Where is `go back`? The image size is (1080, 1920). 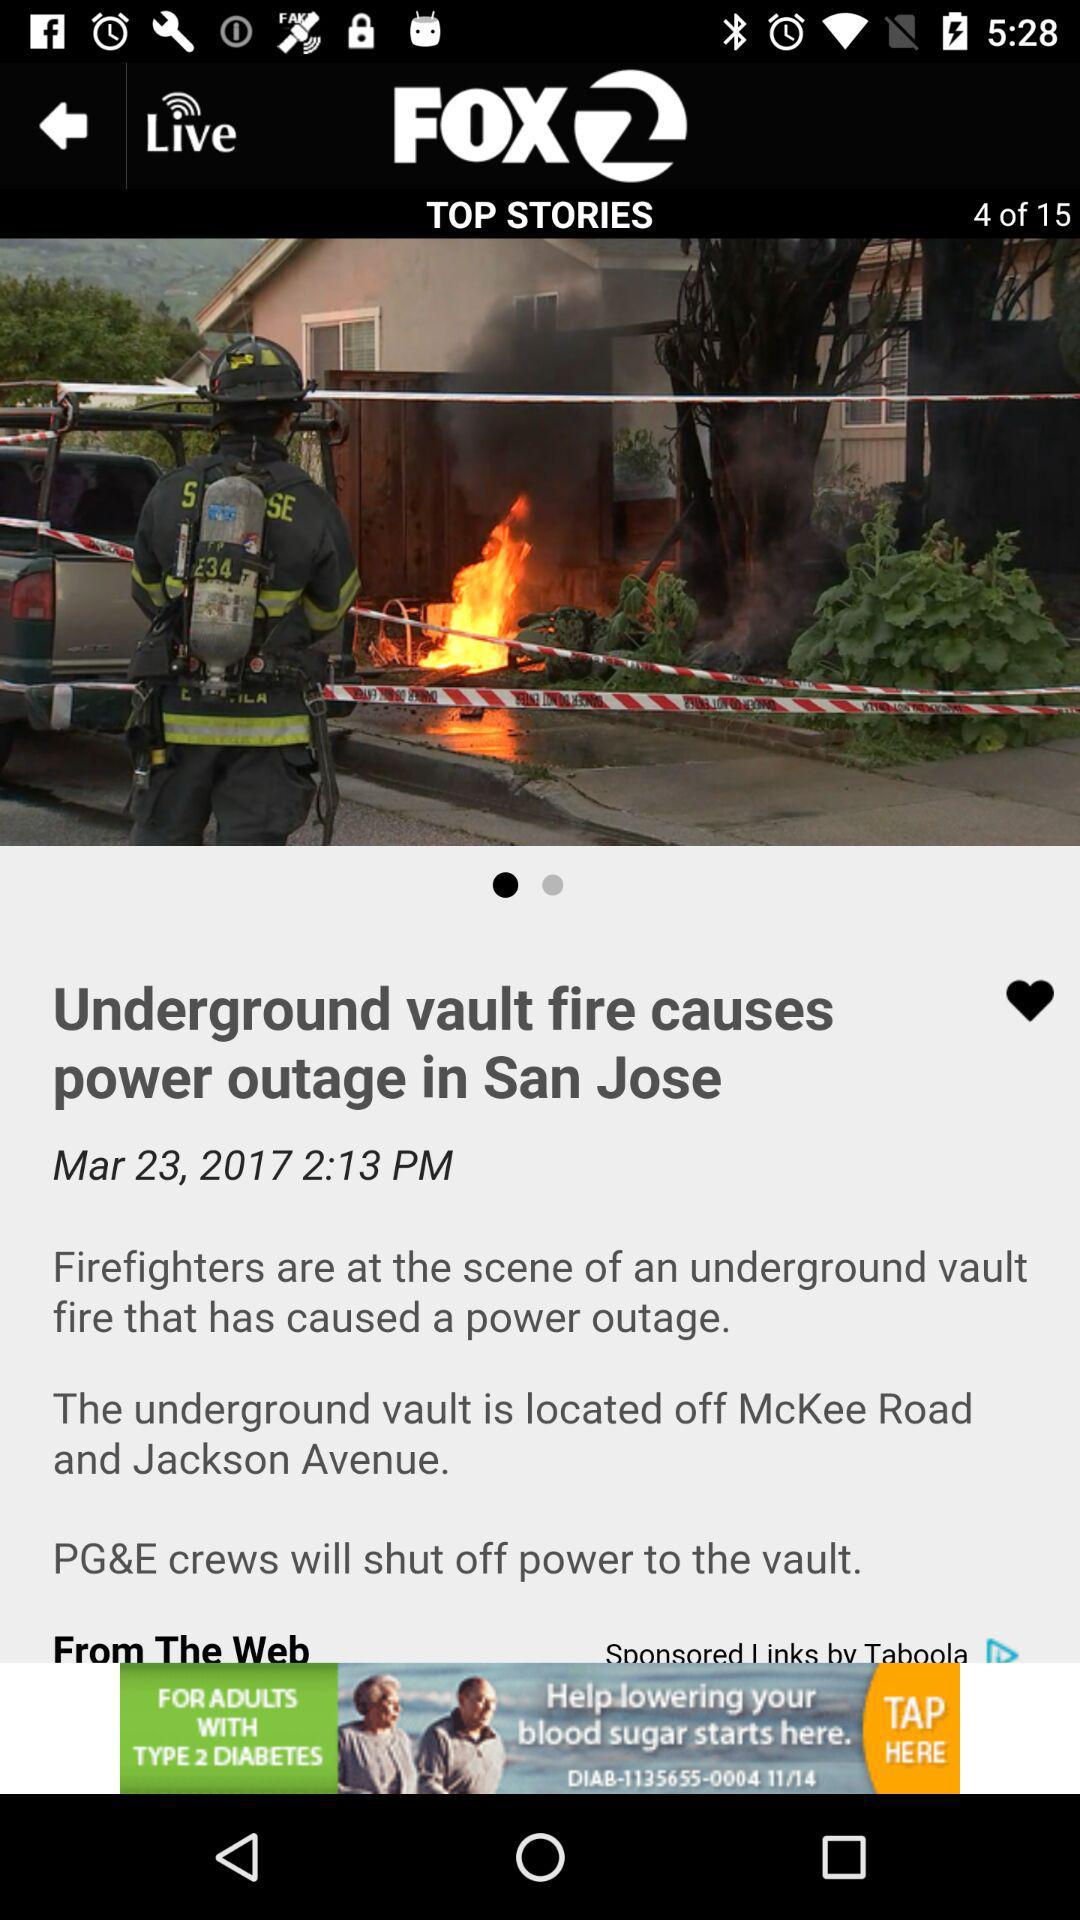
go back is located at coordinates (61, 124).